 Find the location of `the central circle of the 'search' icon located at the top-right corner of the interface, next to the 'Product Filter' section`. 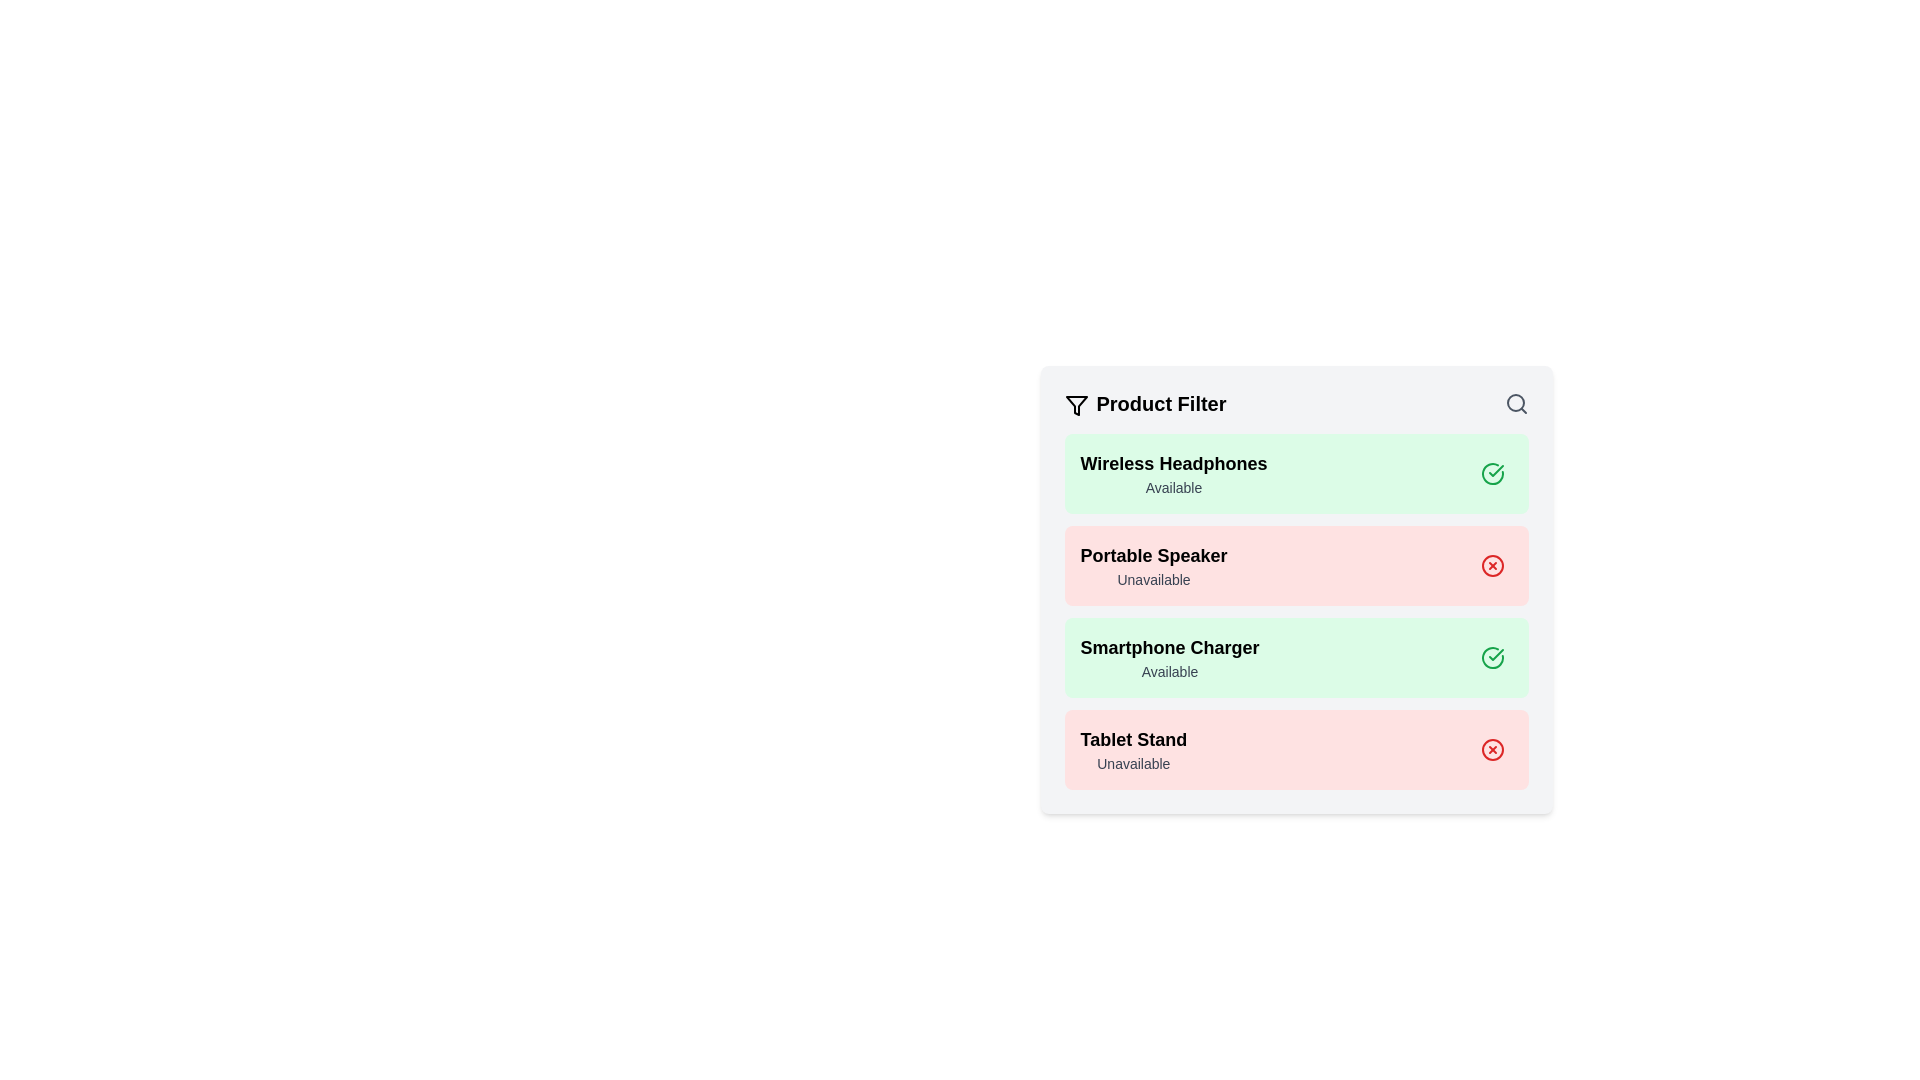

the central circle of the 'search' icon located at the top-right corner of the interface, next to the 'Product Filter' section is located at coordinates (1515, 402).